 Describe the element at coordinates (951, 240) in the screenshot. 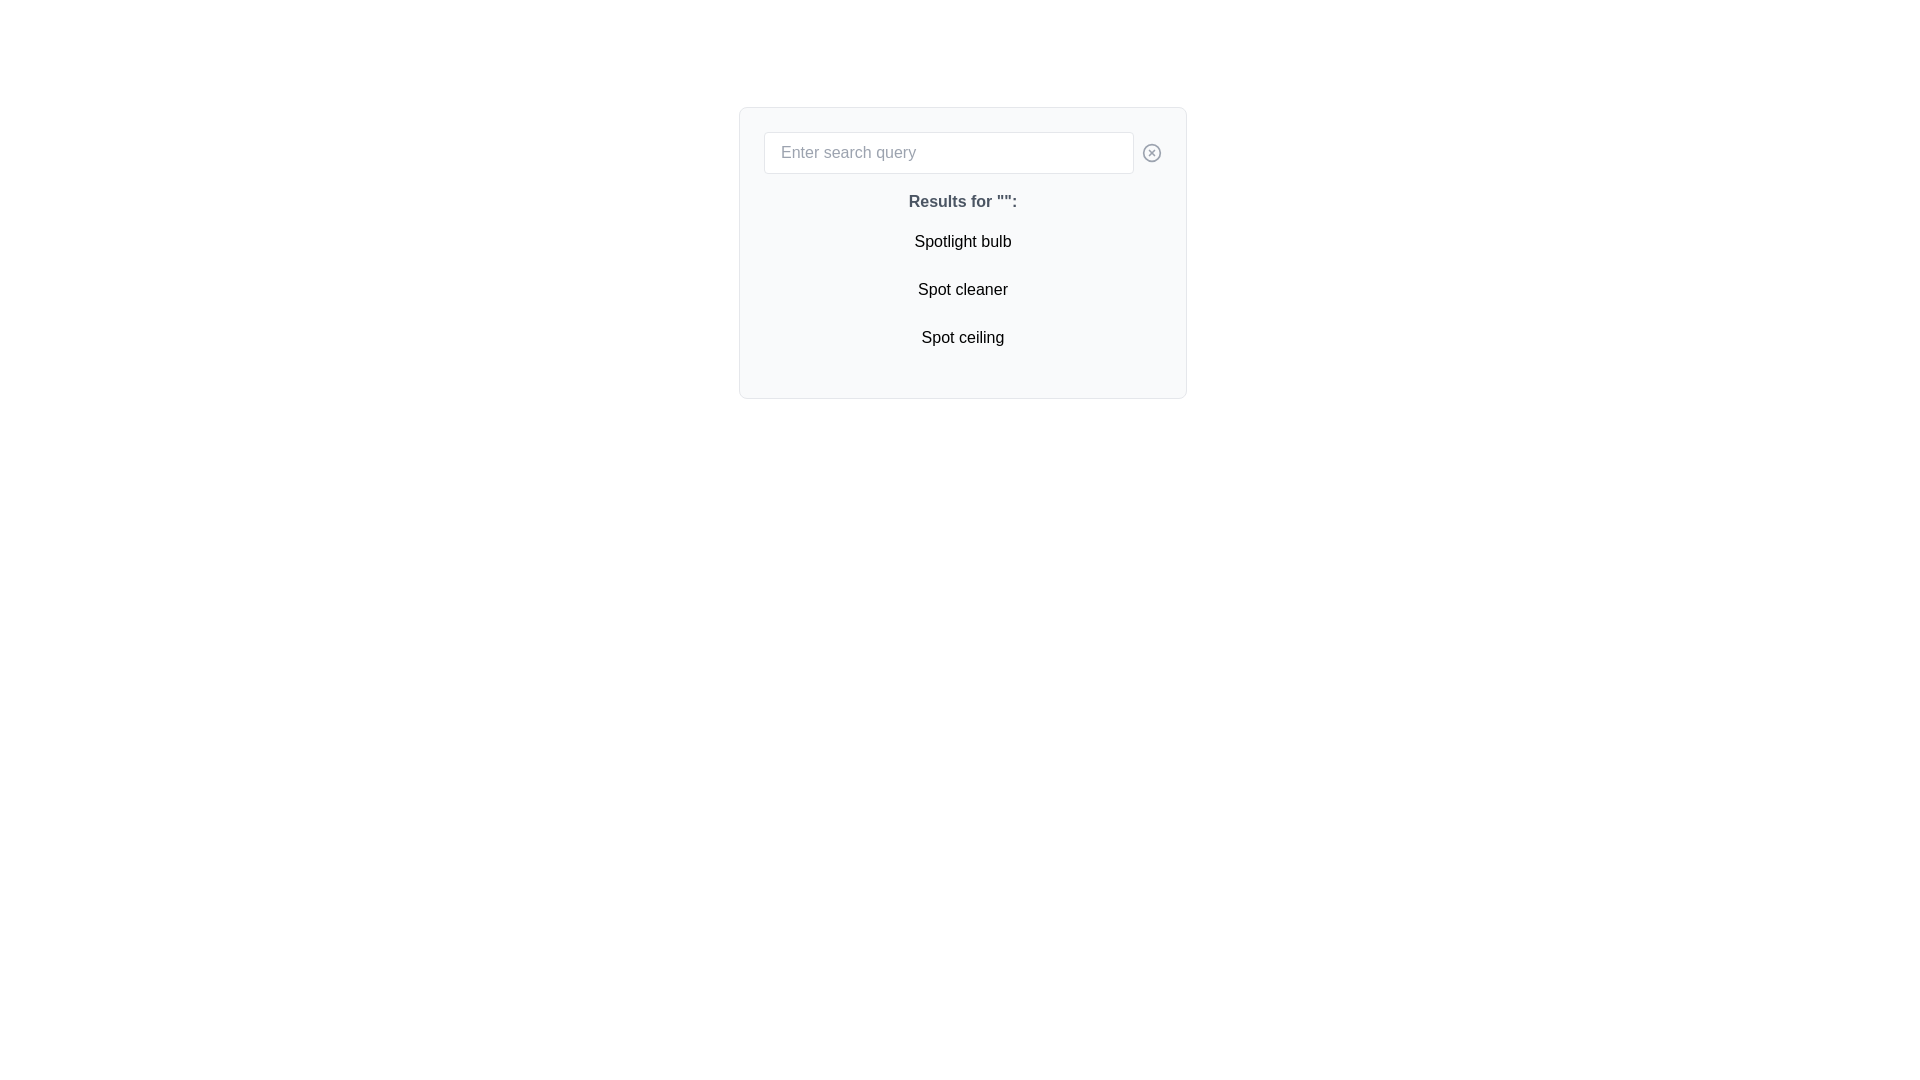

I see `the eighth character of the text 'Spotlight bulb' displayed in the search results list, which is part of the first item in the list` at that location.